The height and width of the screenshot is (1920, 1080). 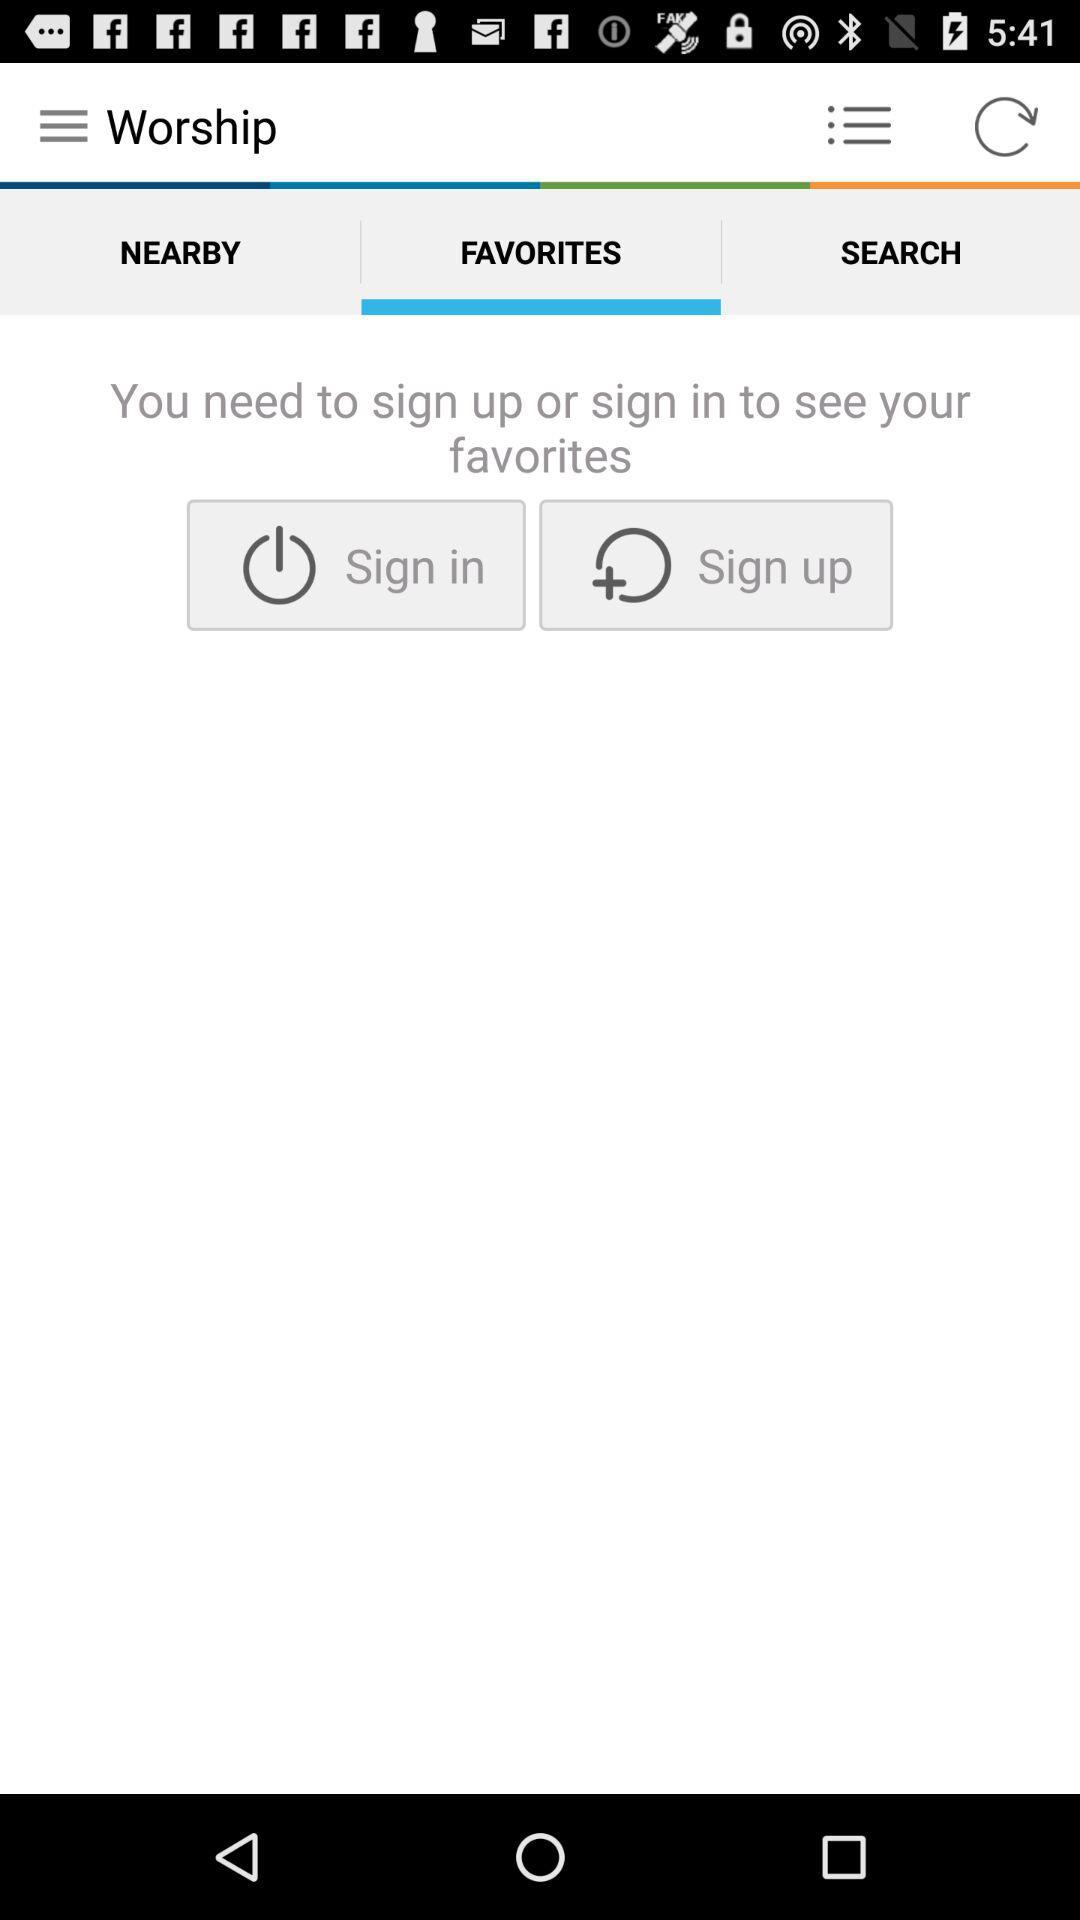 I want to click on the icon to the right of the worship app, so click(x=858, y=124).